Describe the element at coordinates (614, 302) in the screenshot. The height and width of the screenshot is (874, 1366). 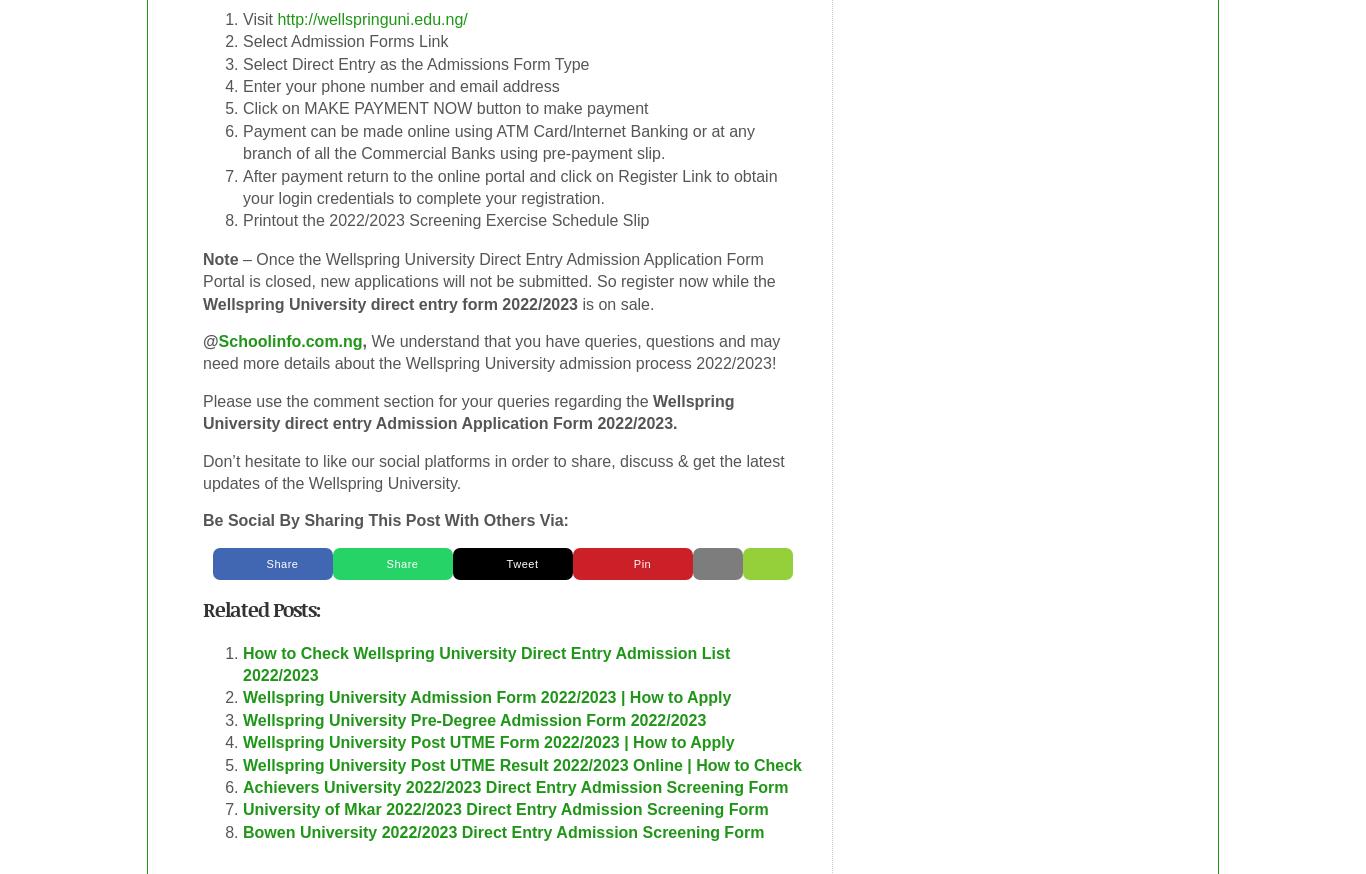
I see `'is on sale.'` at that location.